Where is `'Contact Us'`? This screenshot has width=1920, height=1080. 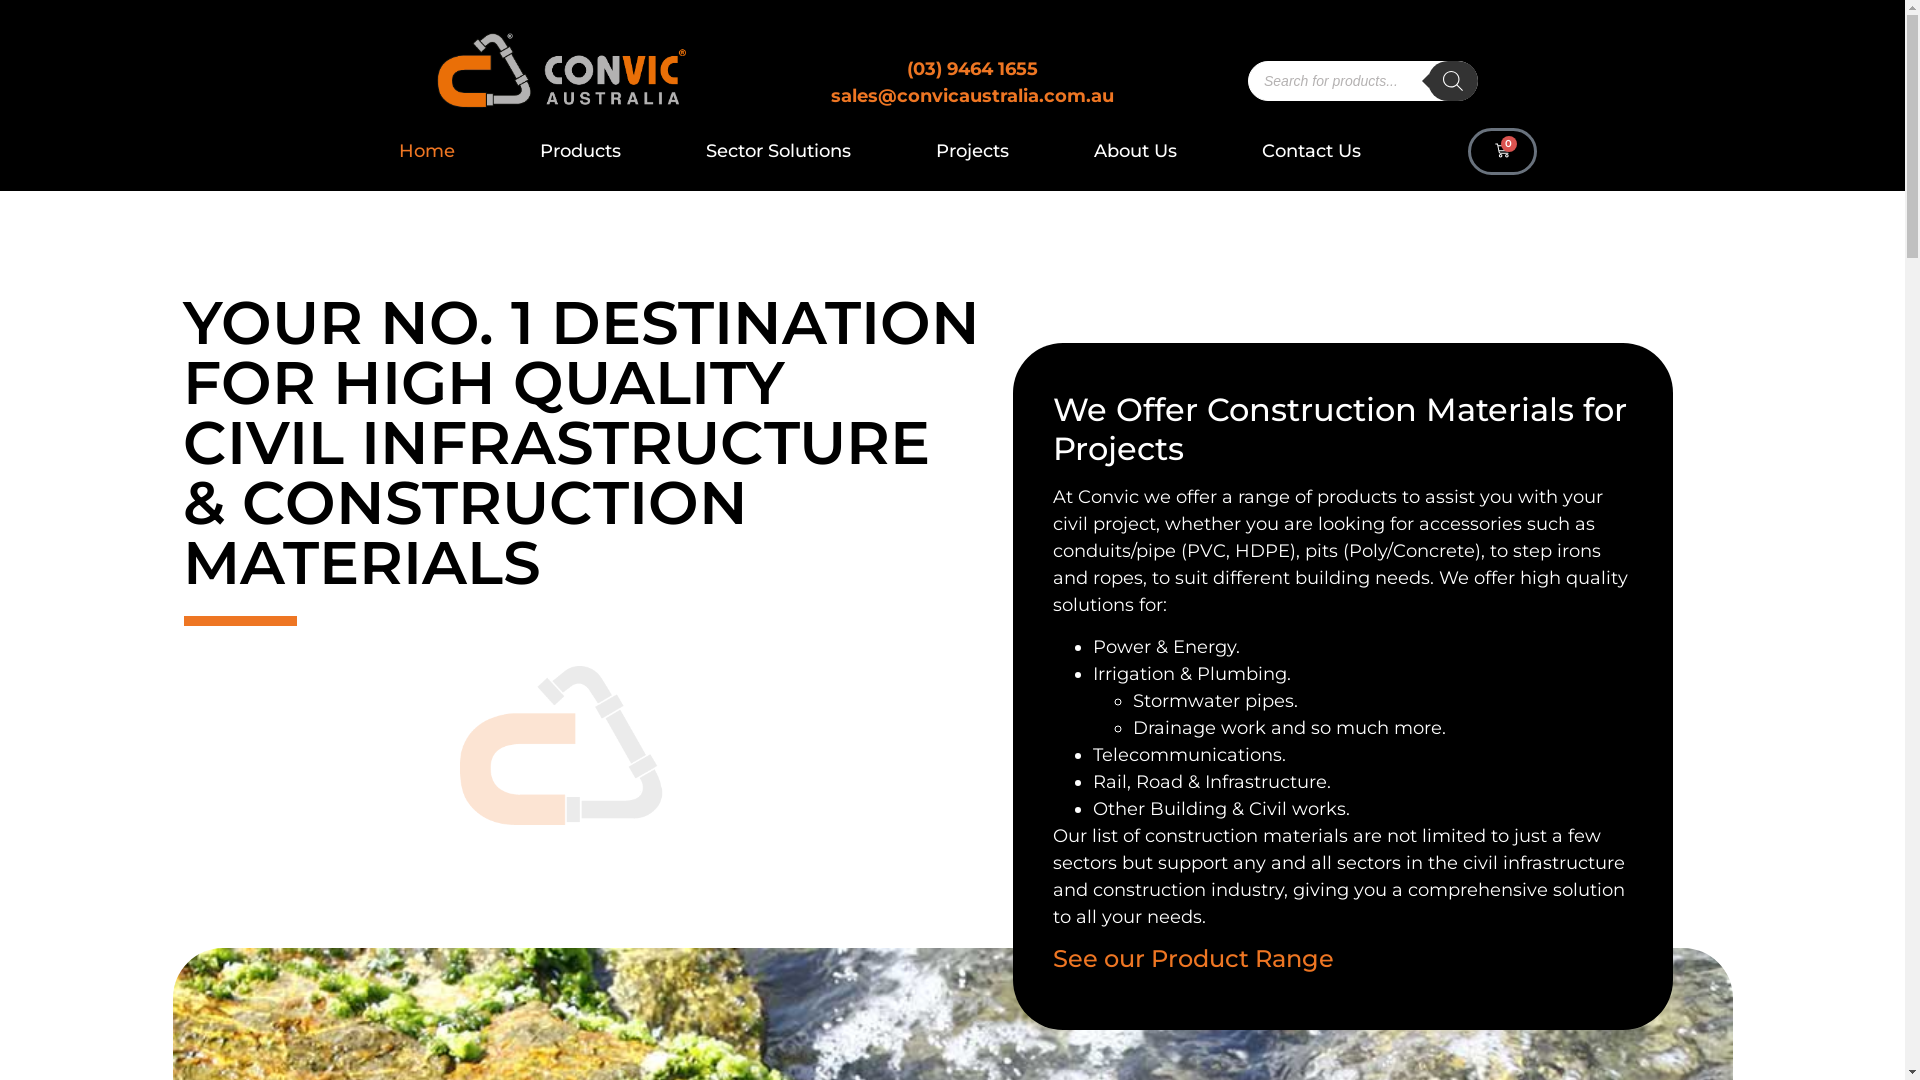 'Contact Us' is located at coordinates (1311, 149).